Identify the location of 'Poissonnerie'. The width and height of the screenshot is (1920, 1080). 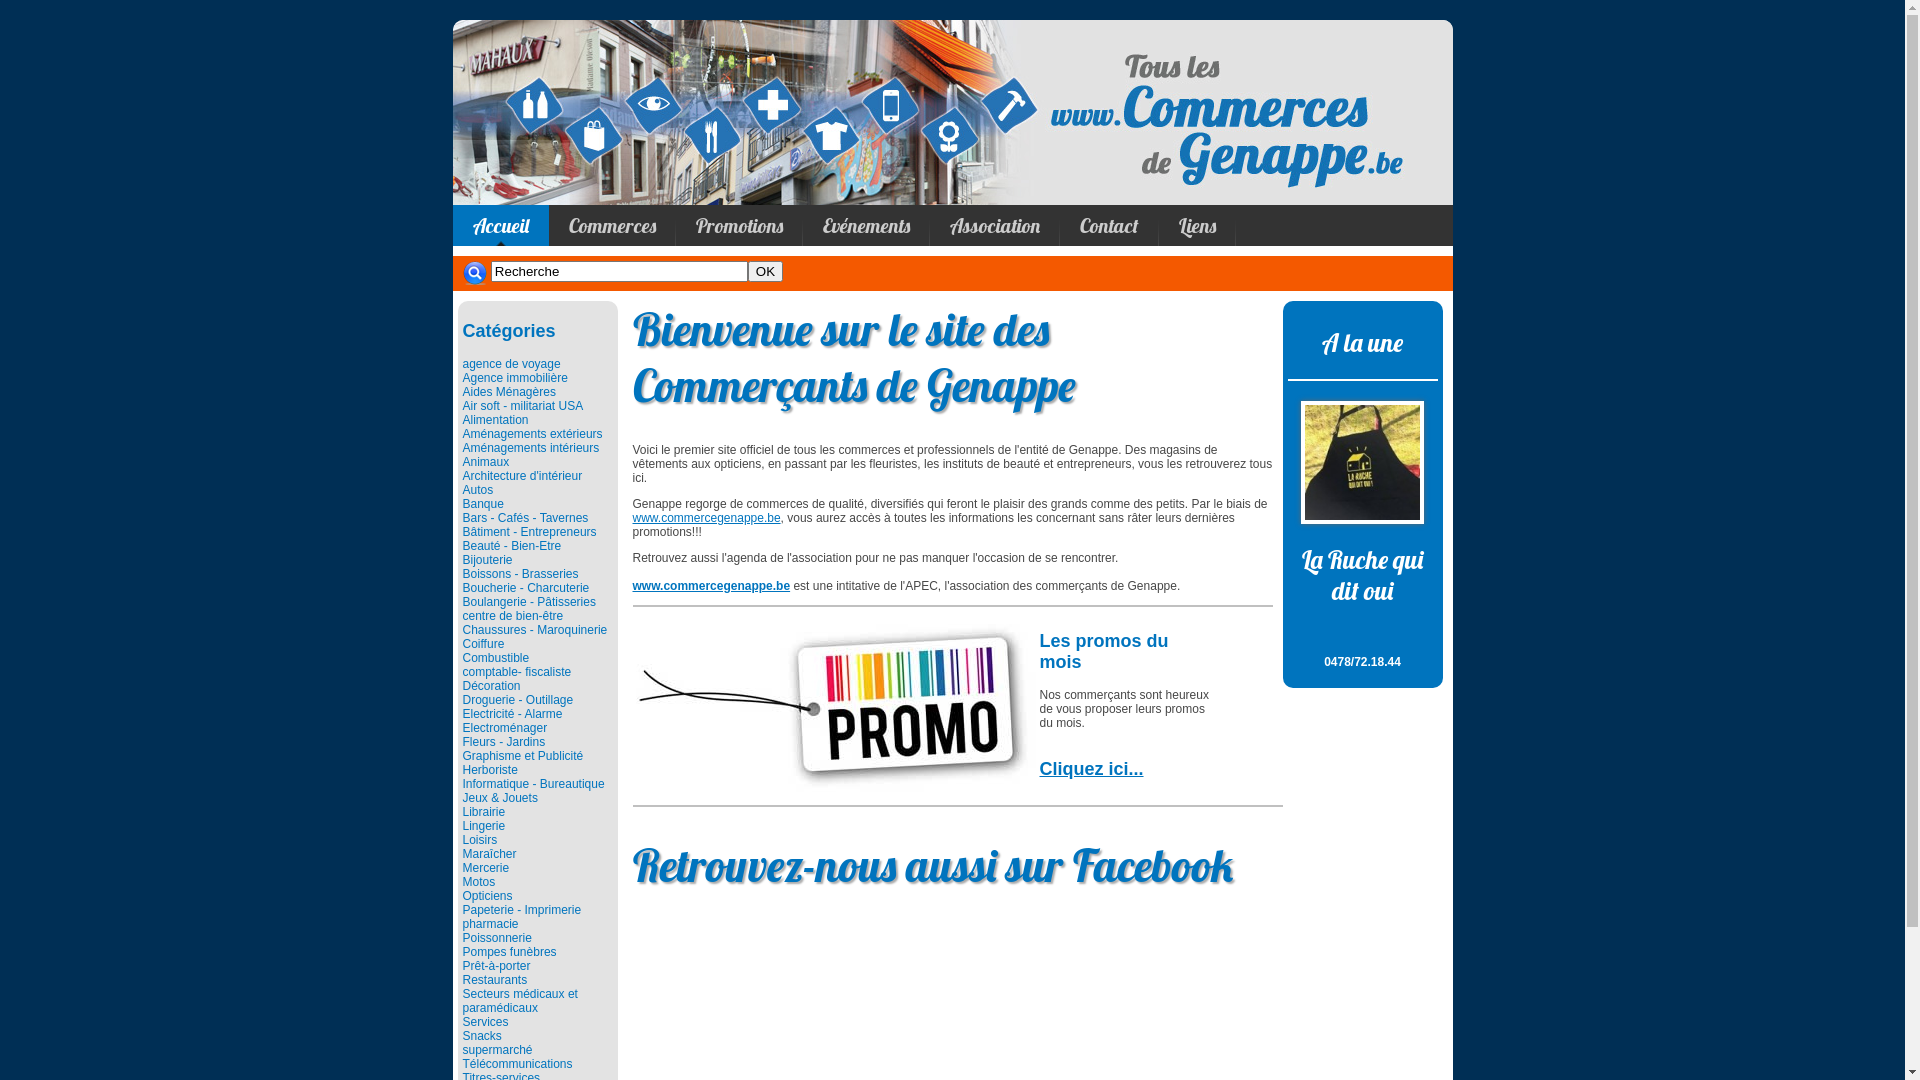
(496, 937).